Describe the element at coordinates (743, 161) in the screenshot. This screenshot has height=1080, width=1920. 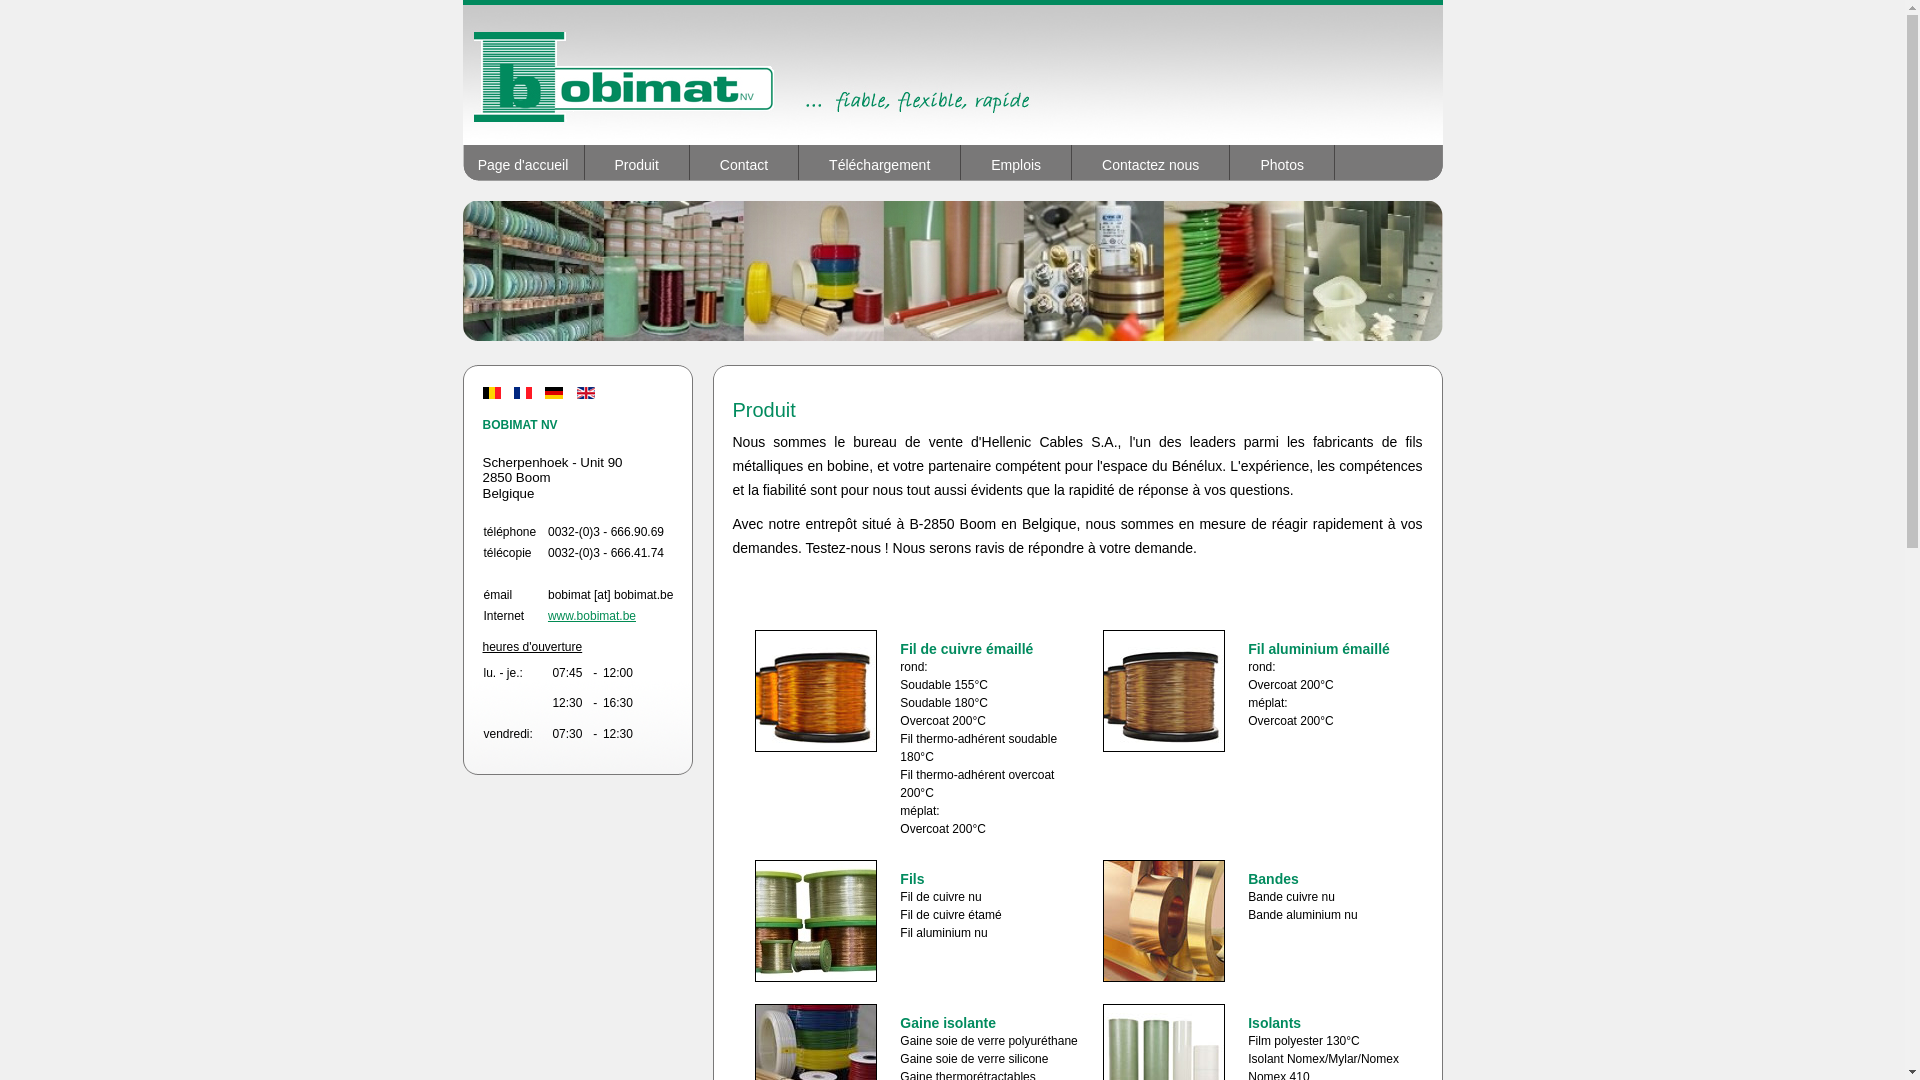
I see `'Contact'` at that location.